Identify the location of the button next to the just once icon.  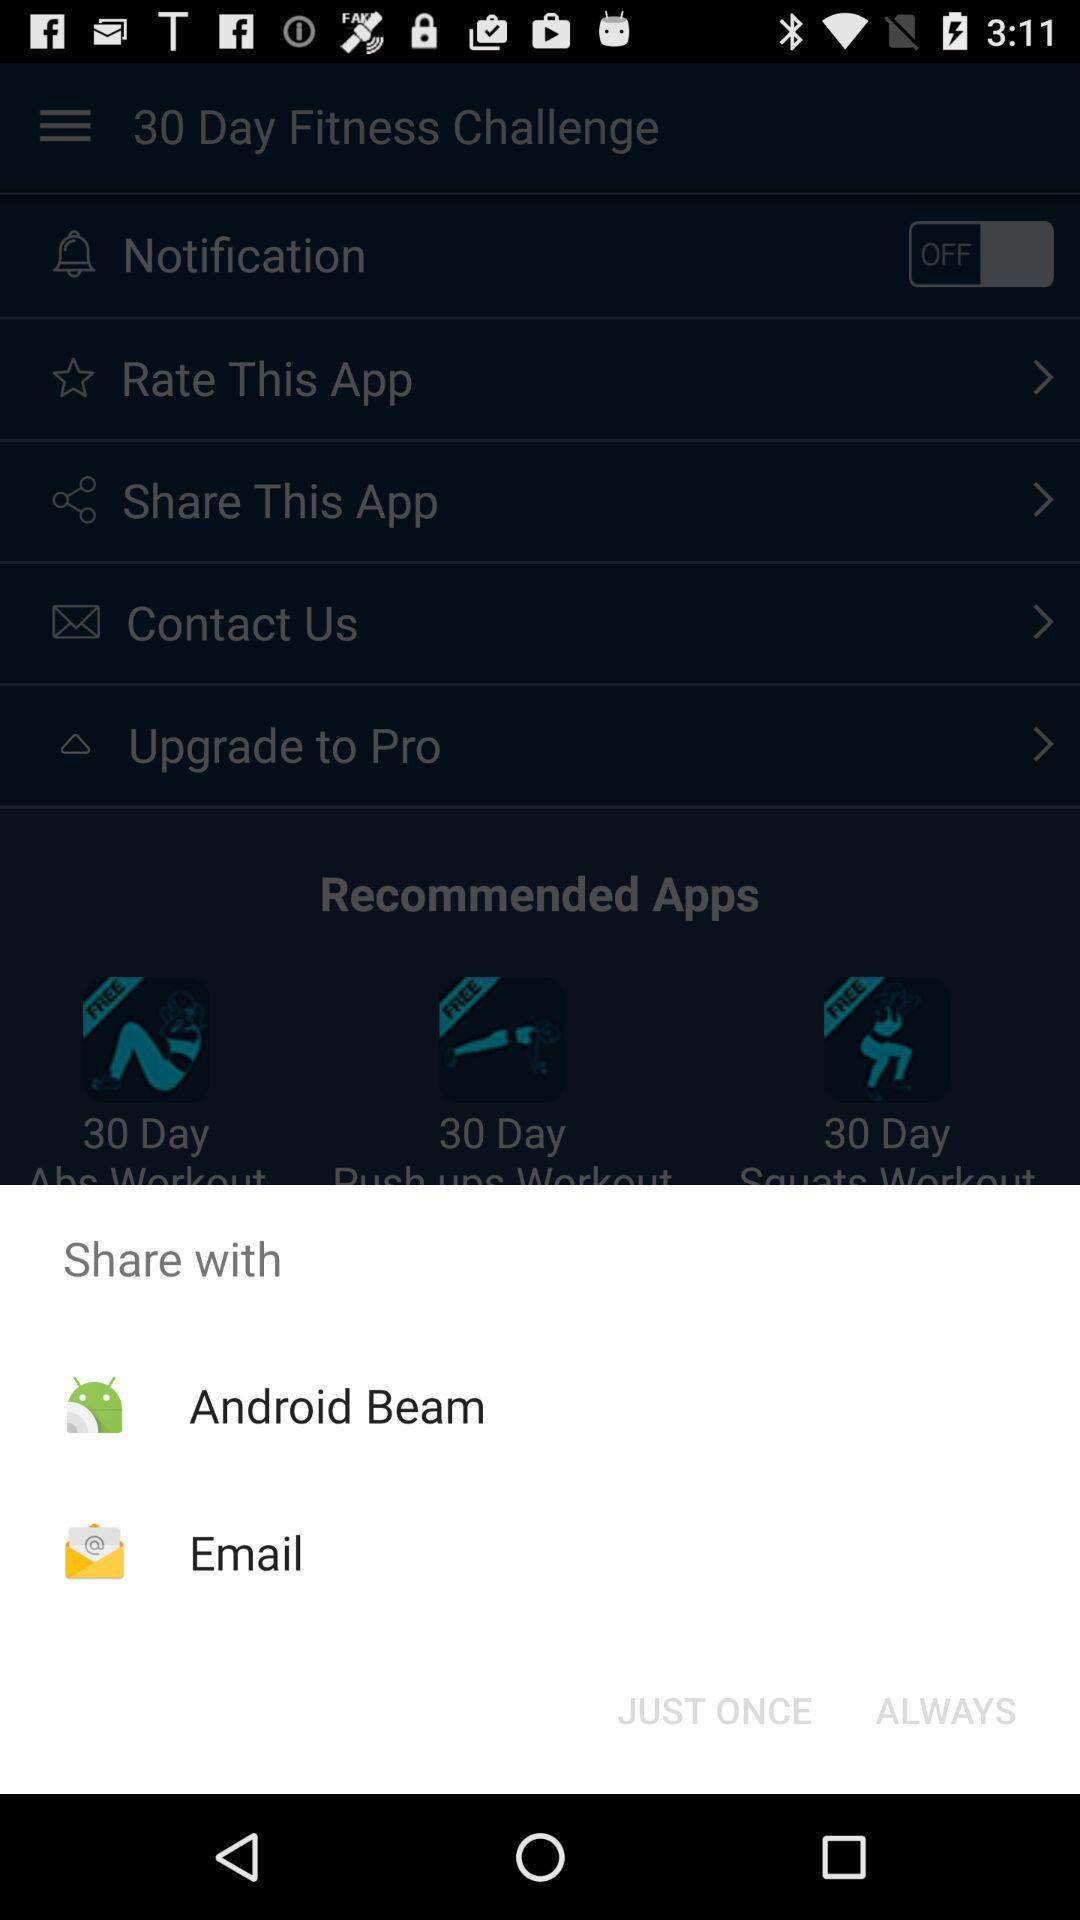
(945, 1708).